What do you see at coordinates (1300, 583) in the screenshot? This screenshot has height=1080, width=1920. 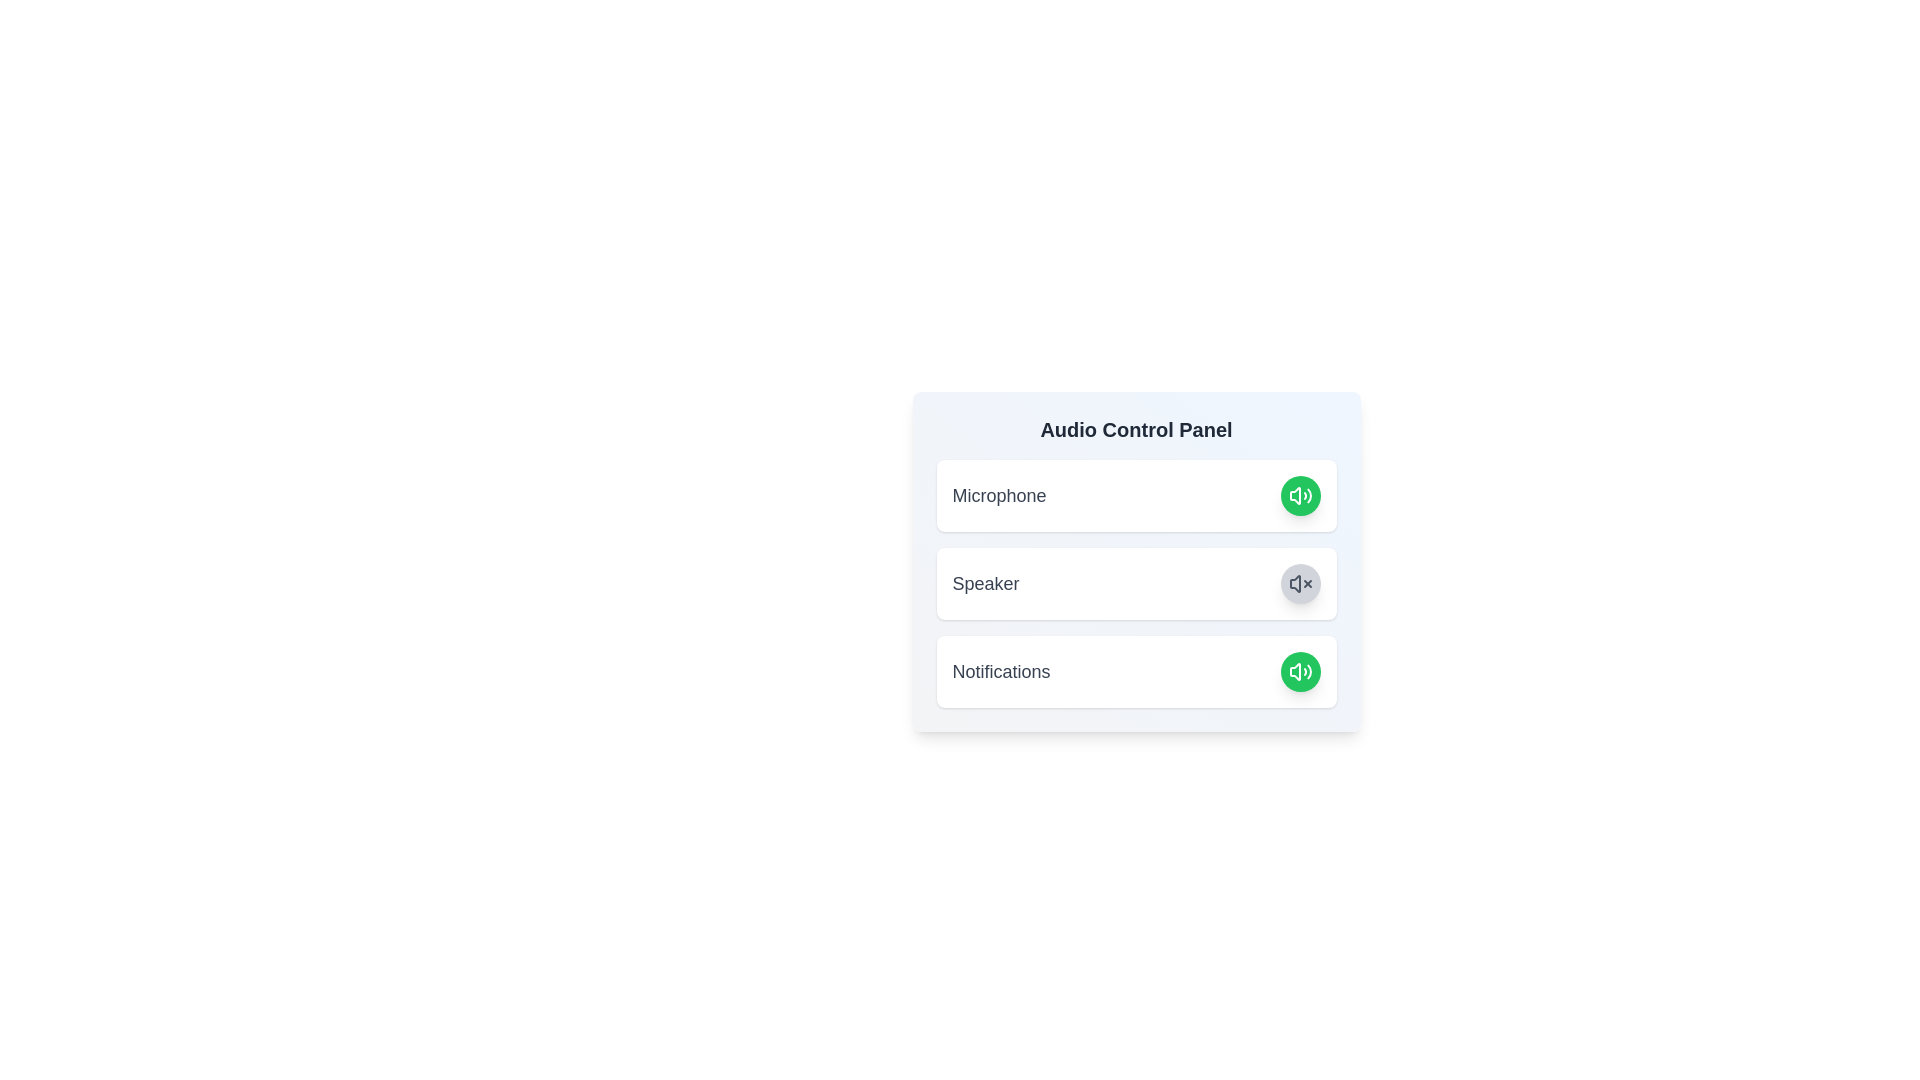 I see `the muted speaker icon with a dark gray outline and a small 'X' symbol located` at bounding box center [1300, 583].